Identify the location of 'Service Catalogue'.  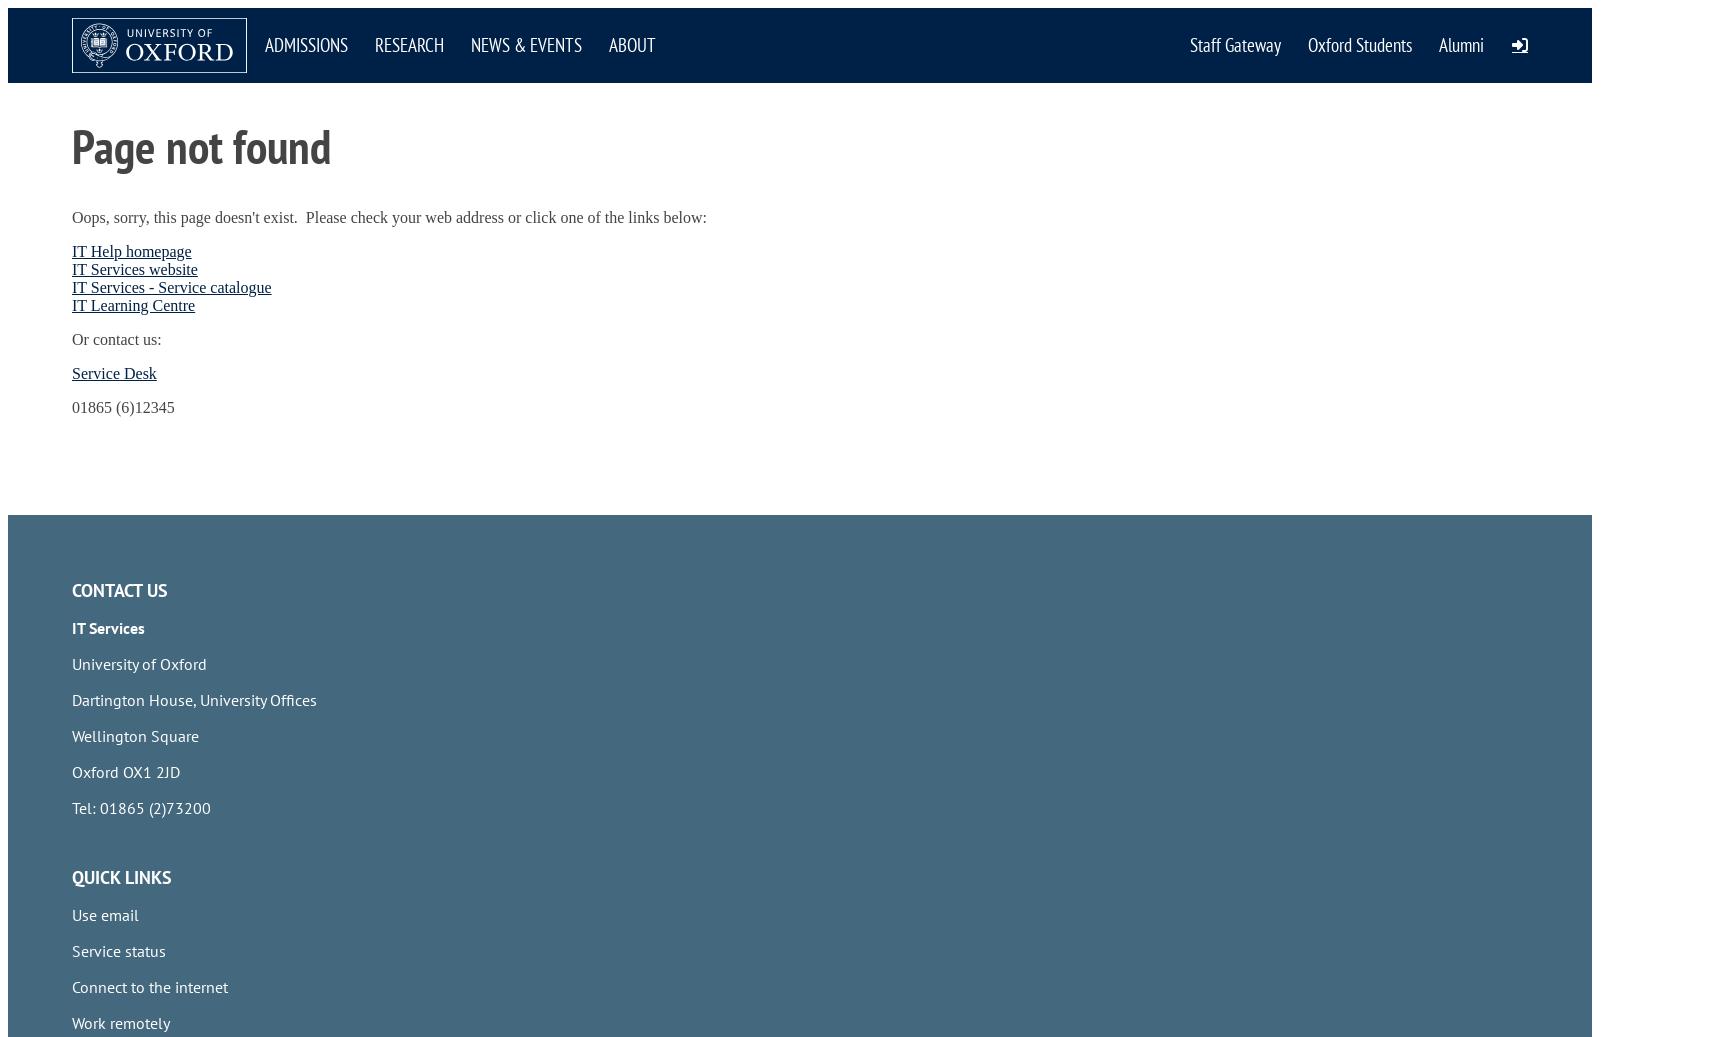
(132, 162).